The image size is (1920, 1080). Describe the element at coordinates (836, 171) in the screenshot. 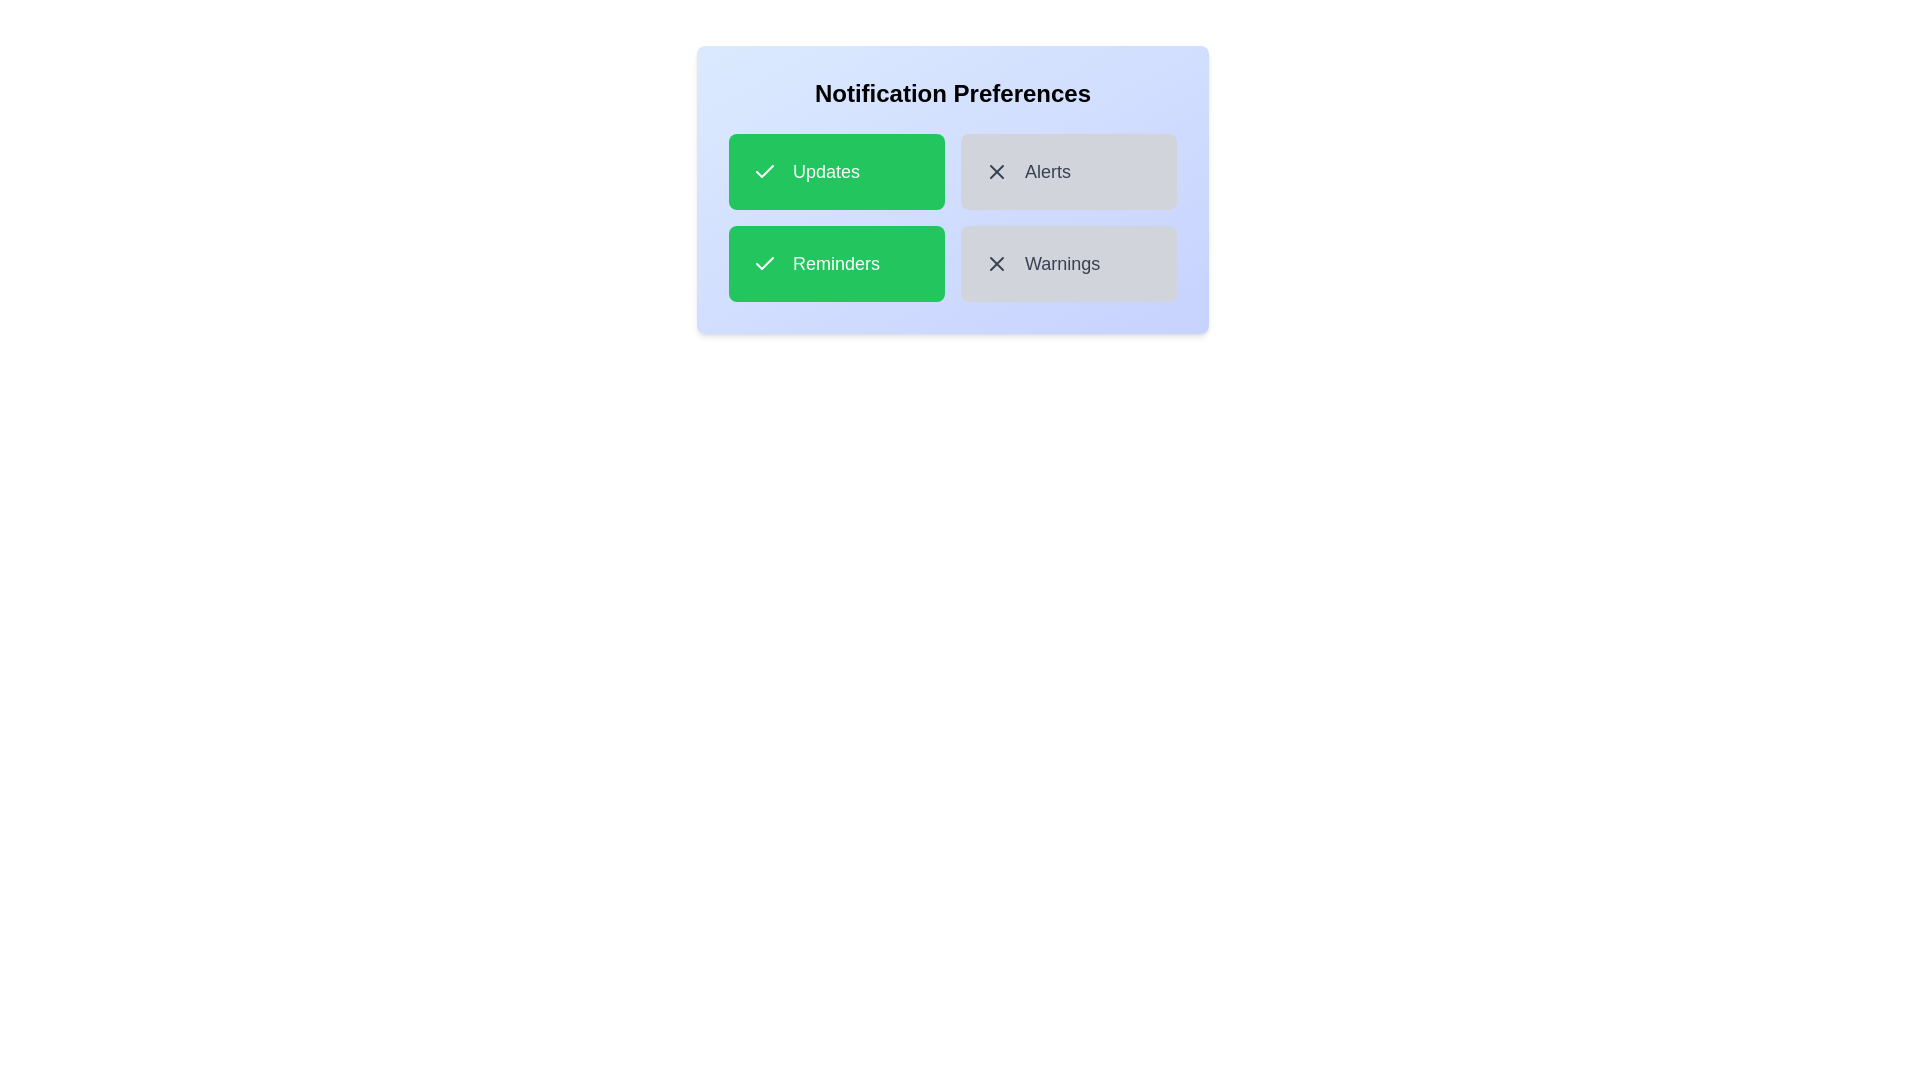

I see `the notification name to select its text` at that location.